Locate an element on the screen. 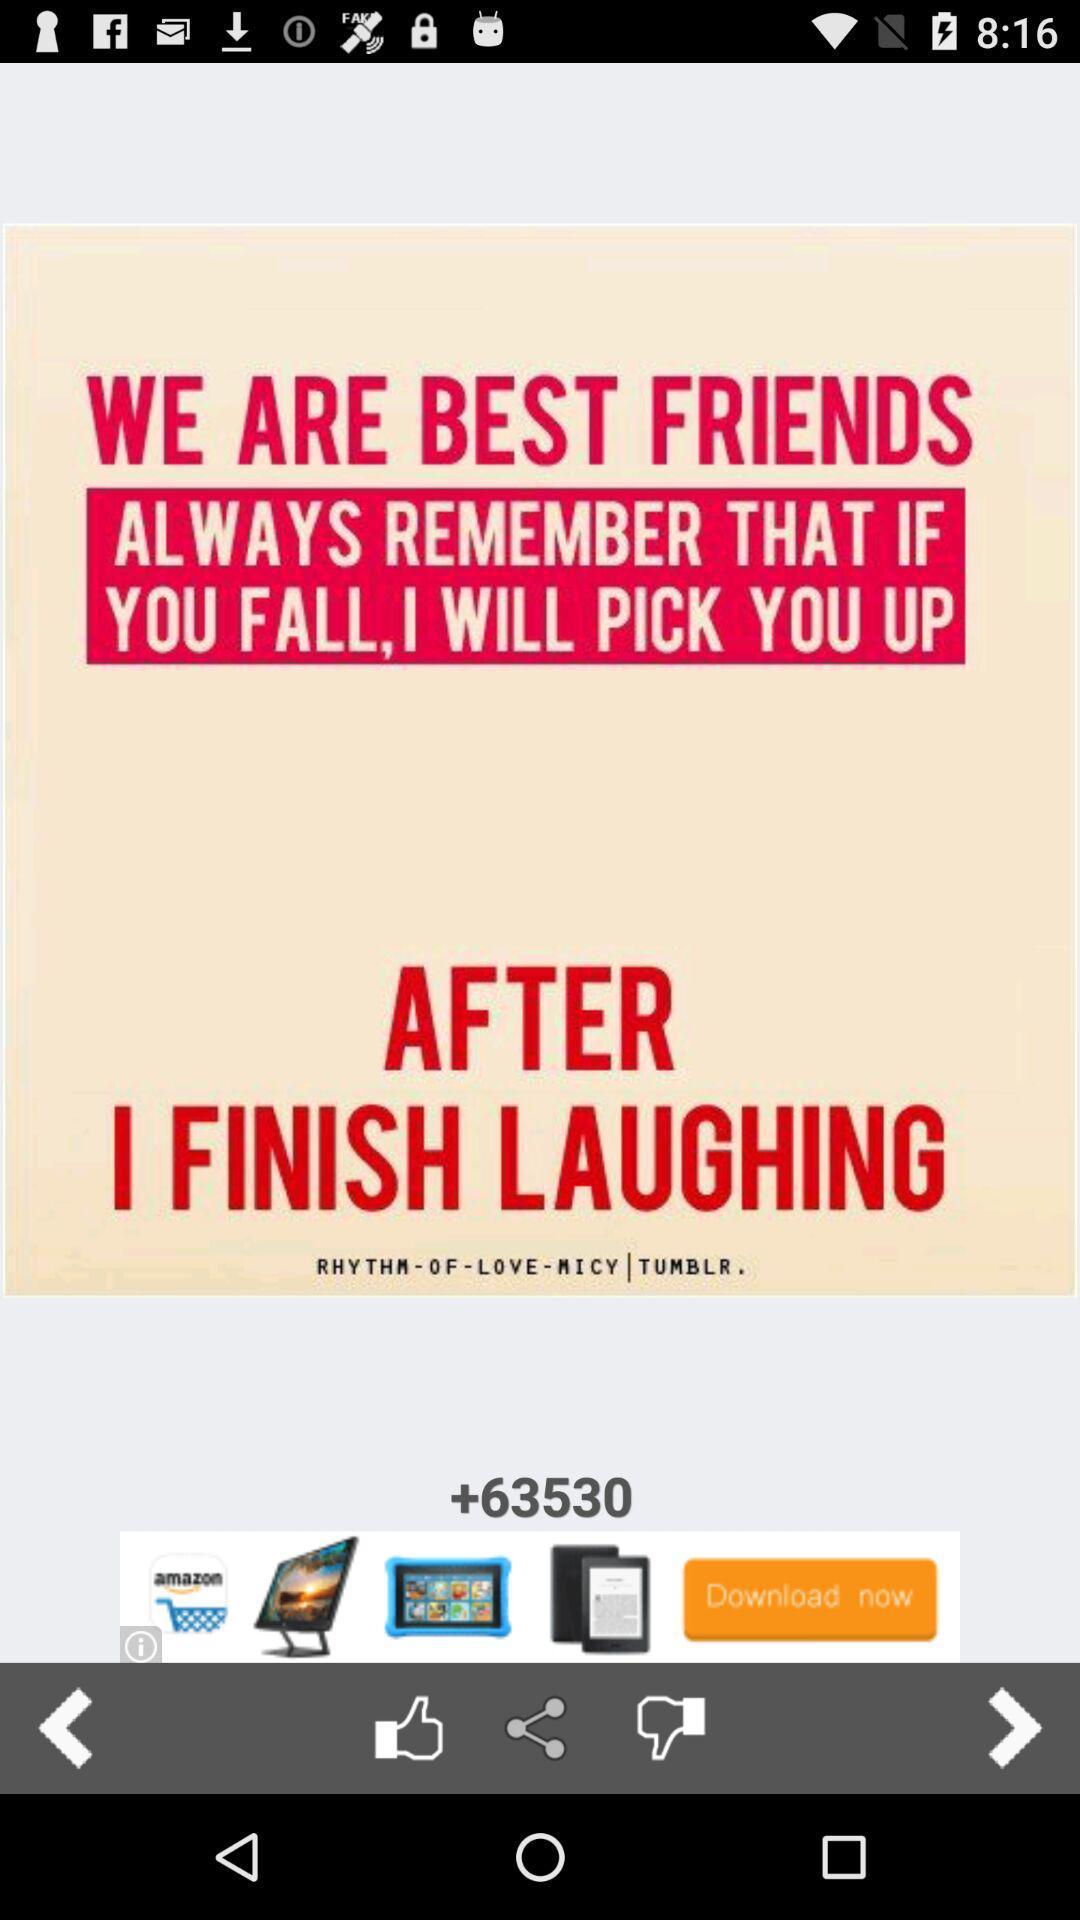 The width and height of the screenshot is (1080, 1920). the thumbs_down icon is located at coordinates (670, 1848).